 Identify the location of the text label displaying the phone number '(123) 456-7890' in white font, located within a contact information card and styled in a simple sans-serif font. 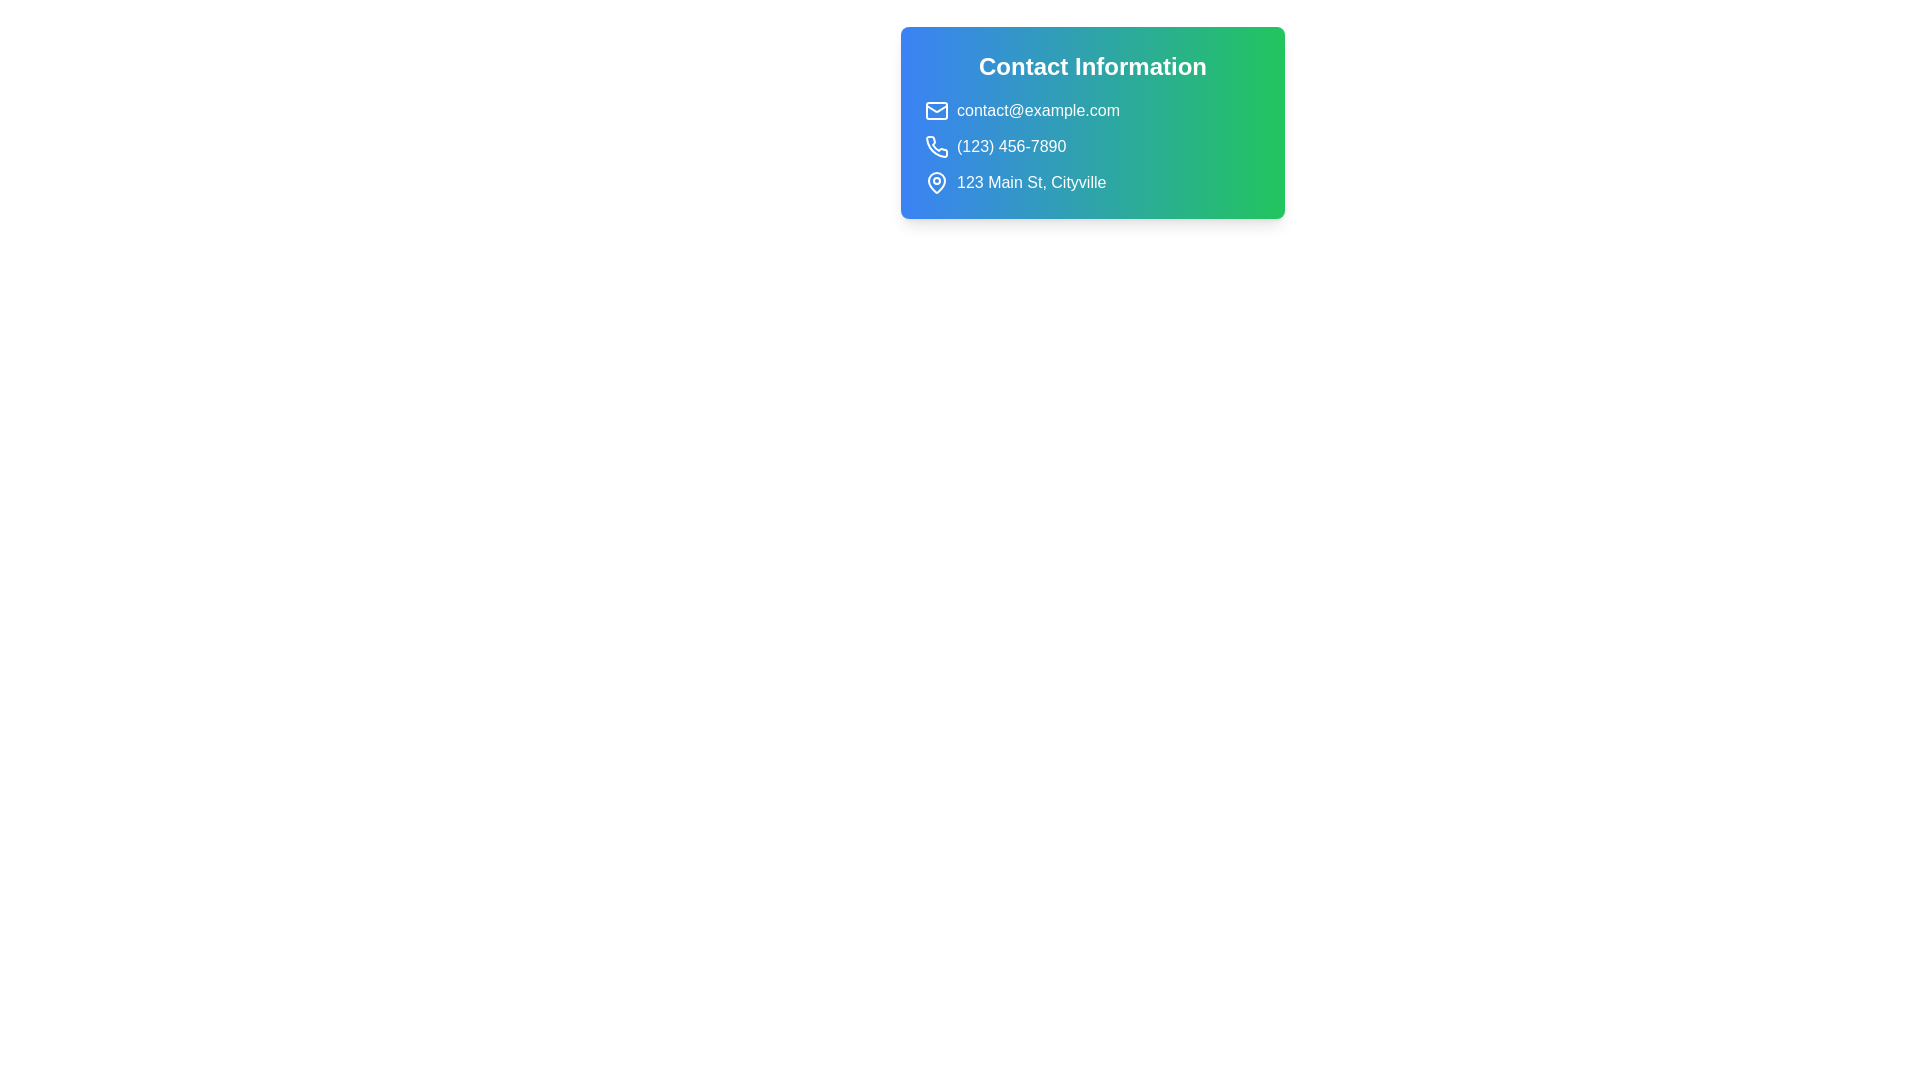
(1011, 145).